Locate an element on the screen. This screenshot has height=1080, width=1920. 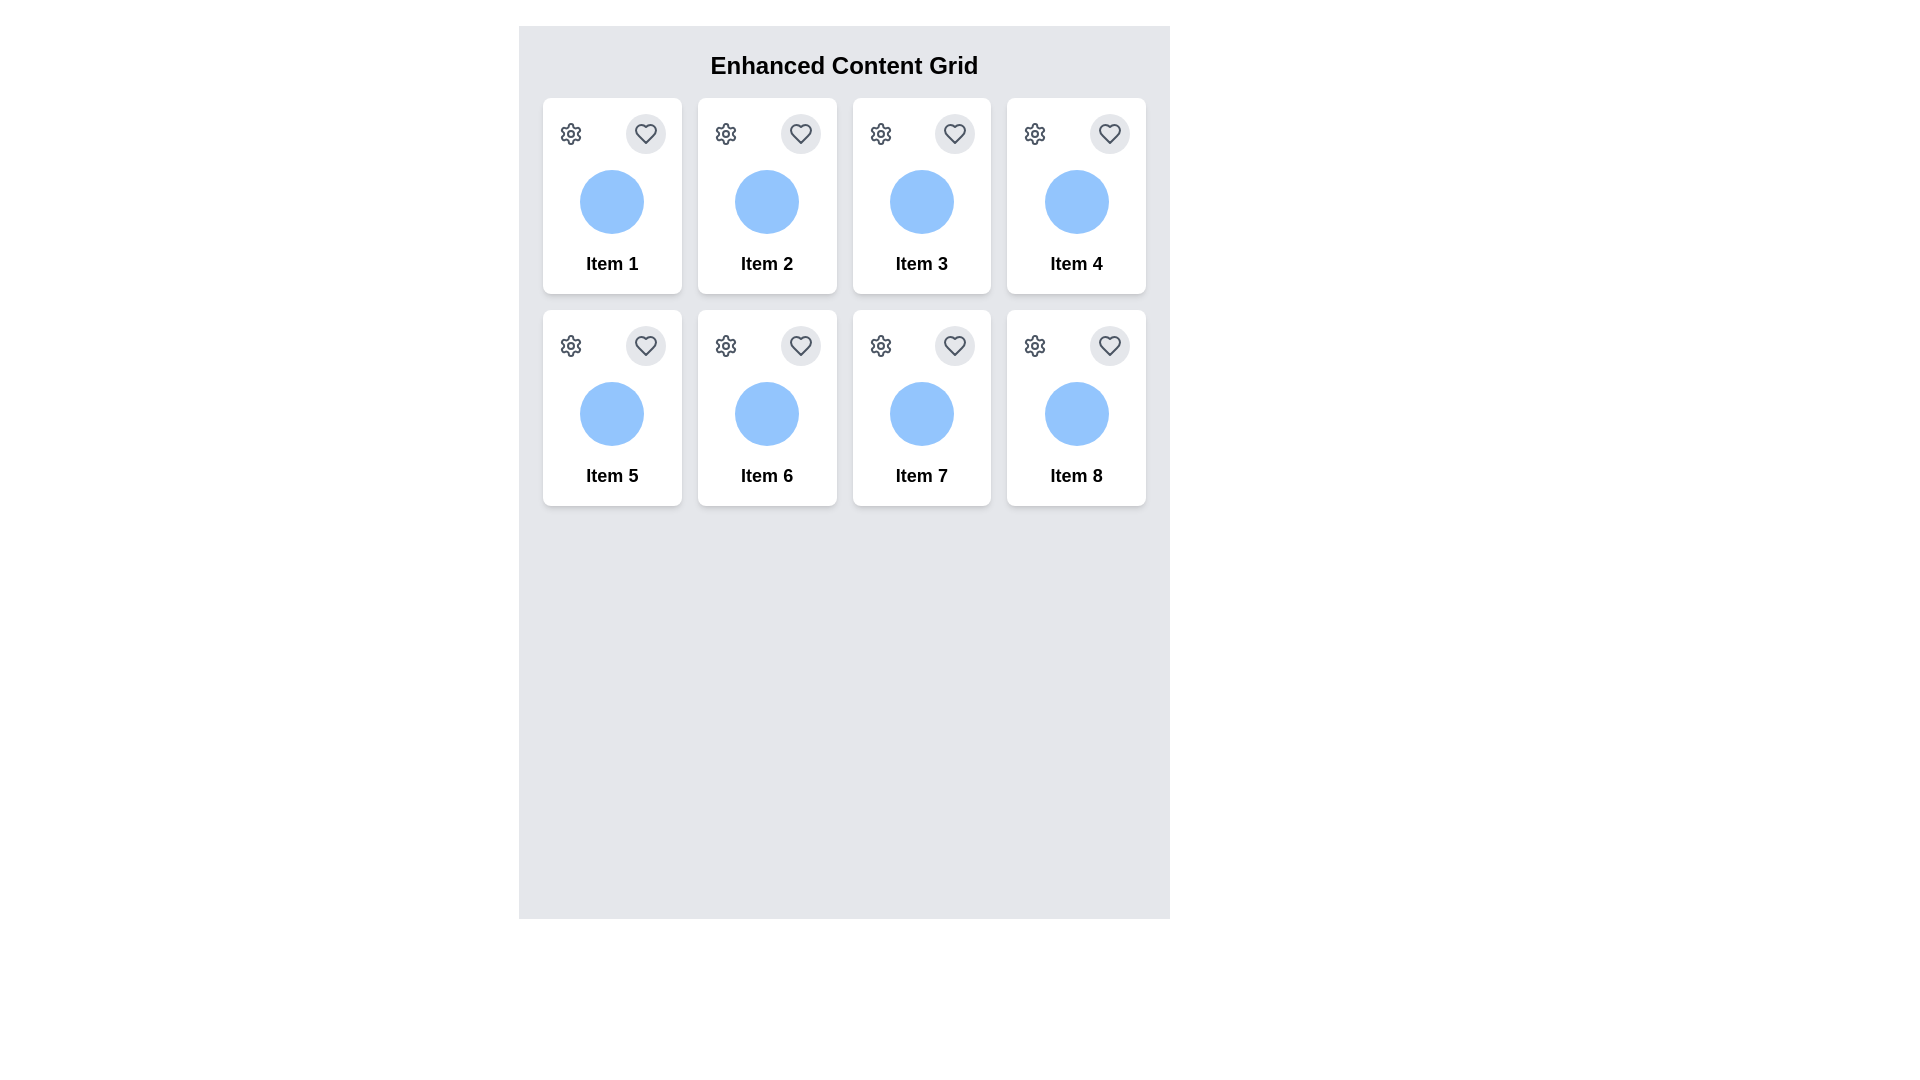
the primary outer shape of the settings icon located in the top-left corner of the card for 'Item 5' is located at coordinates (570, 345).